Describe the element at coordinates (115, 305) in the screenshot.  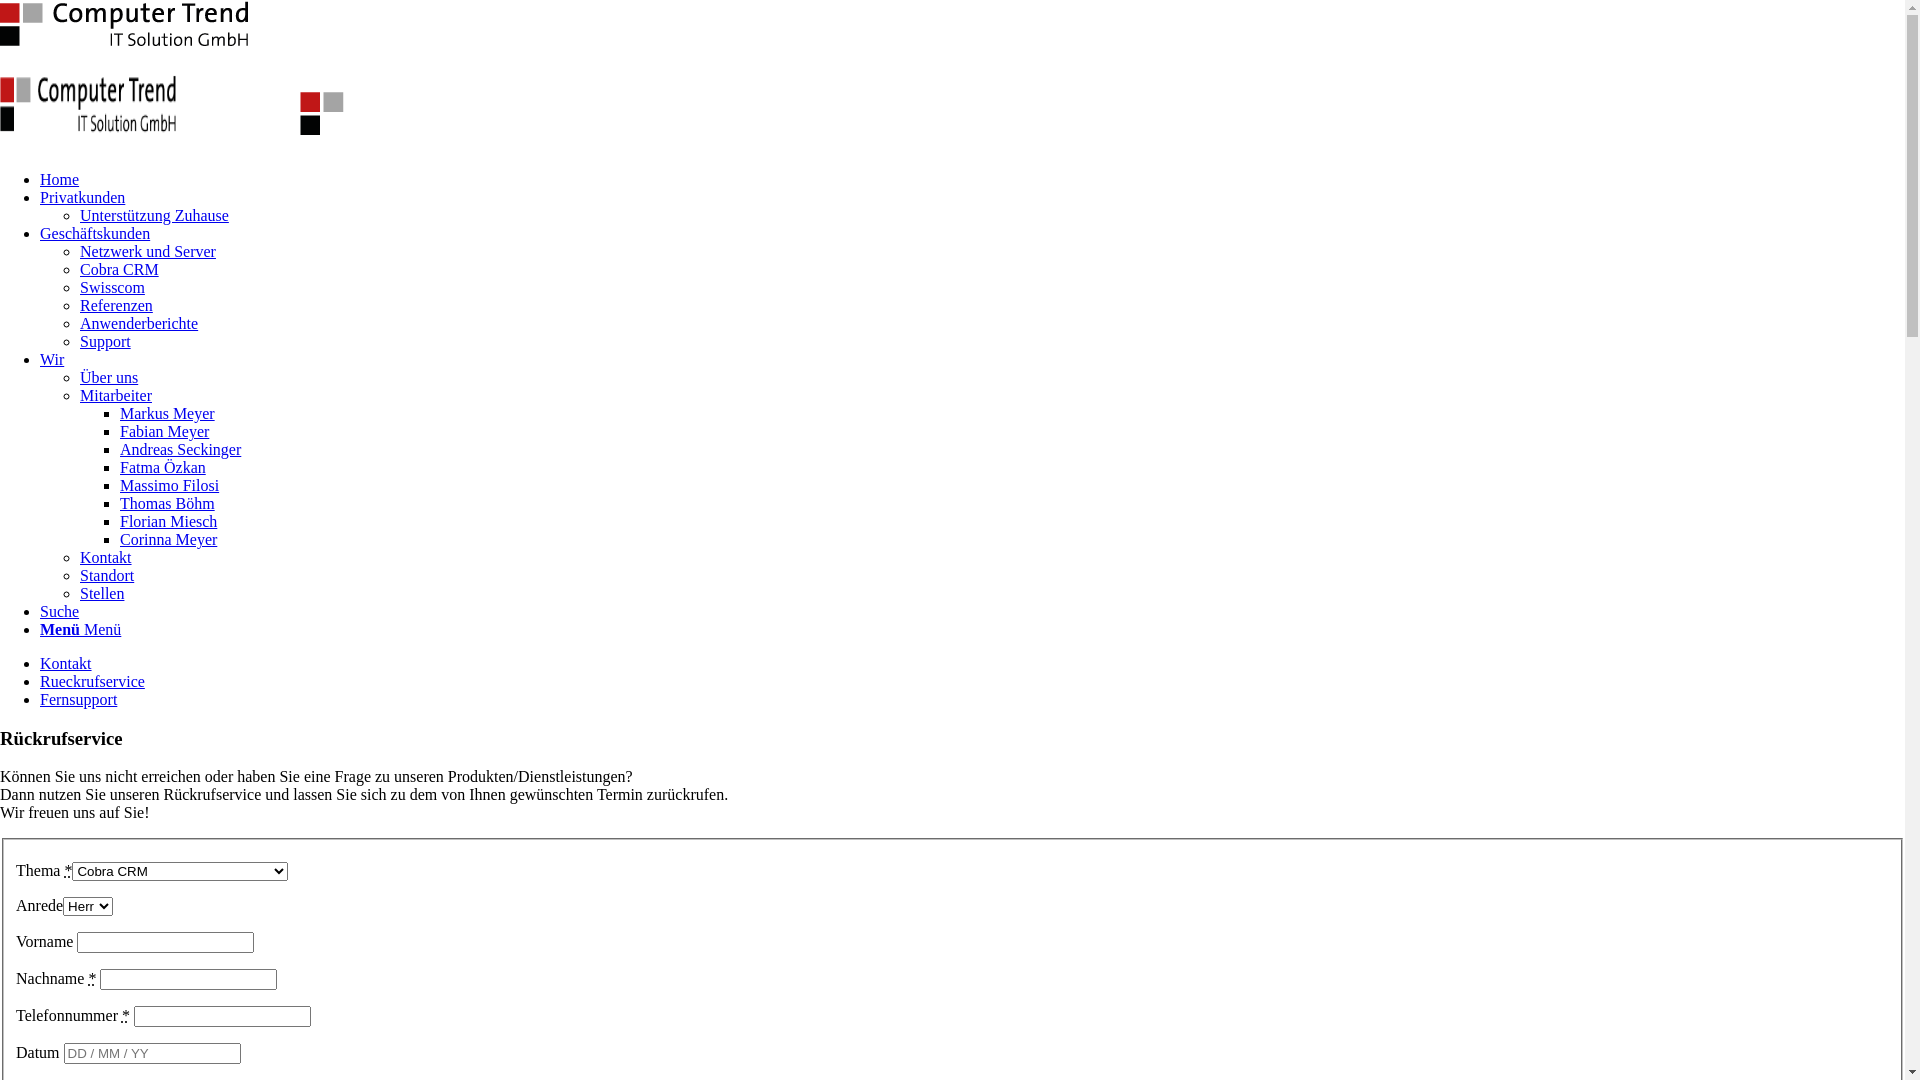
I see `'Referenzen'` at that location.